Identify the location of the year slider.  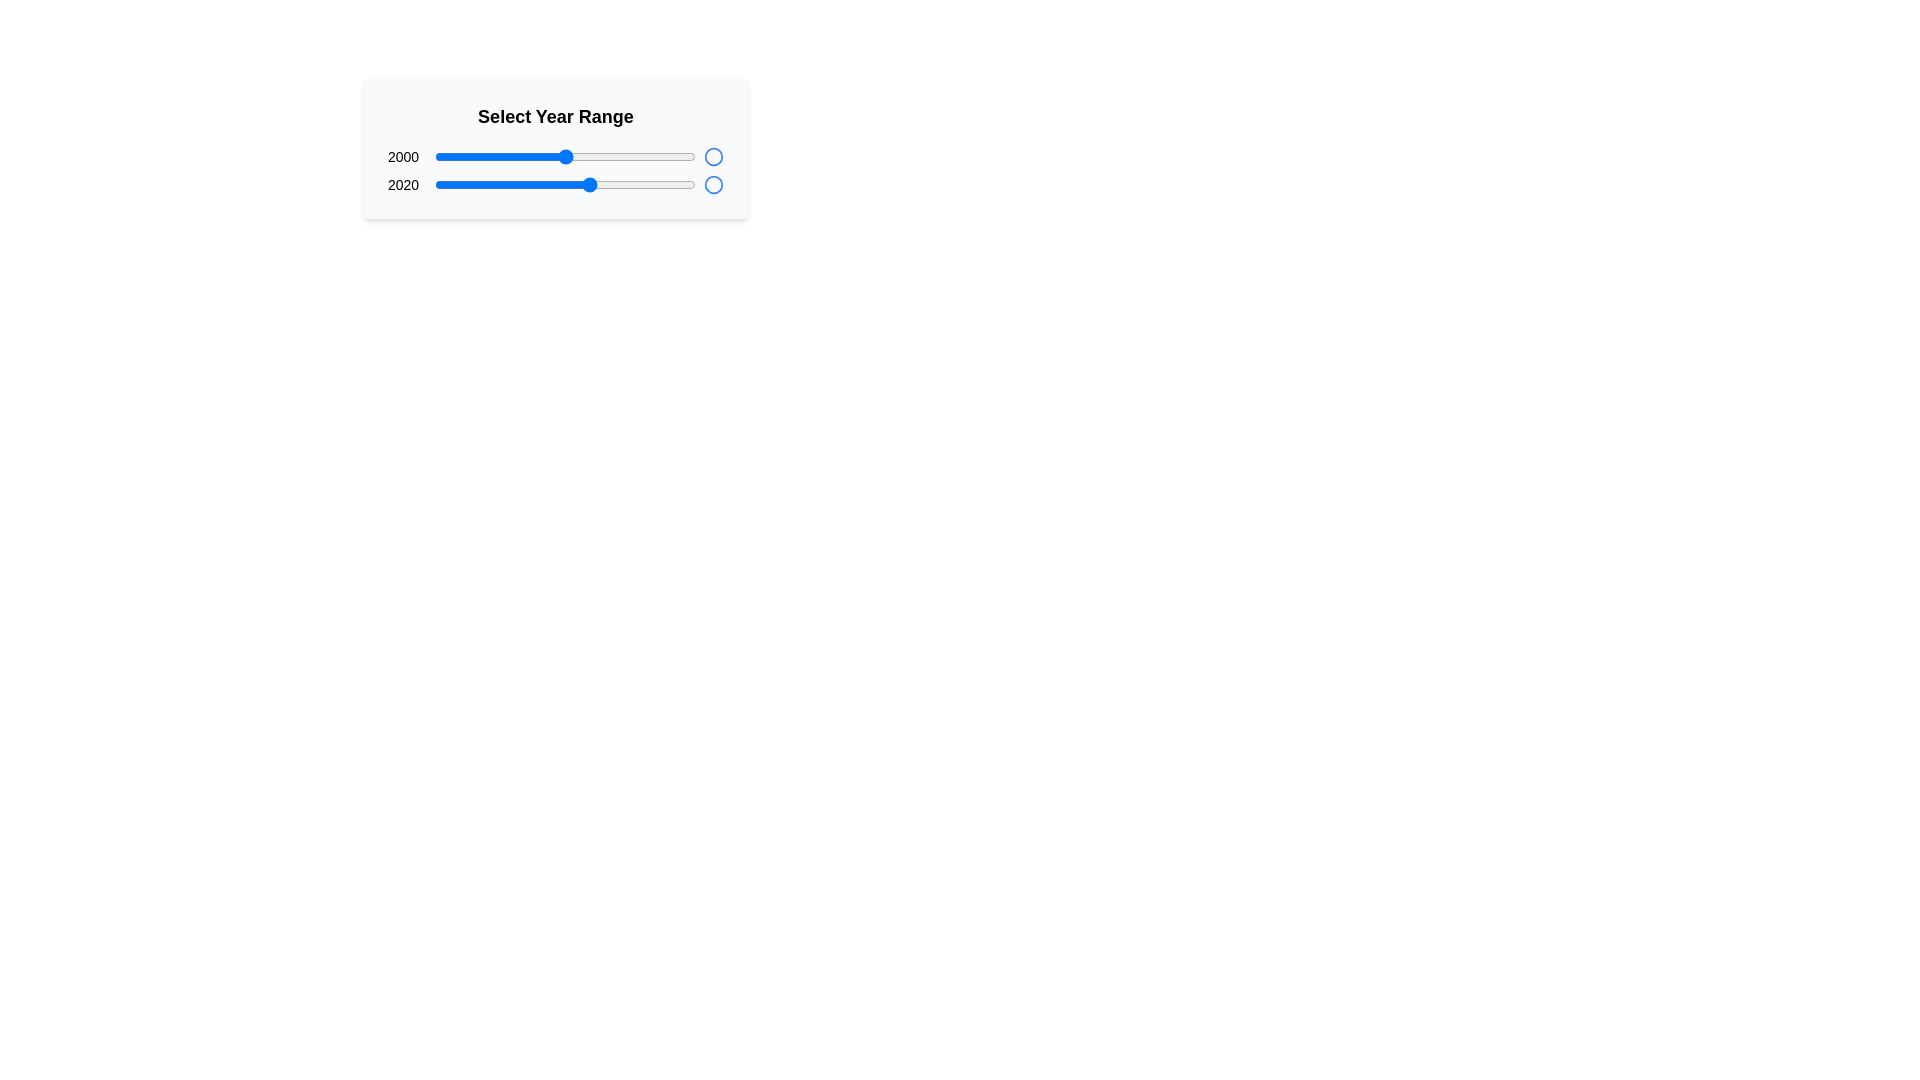
(451, 185).